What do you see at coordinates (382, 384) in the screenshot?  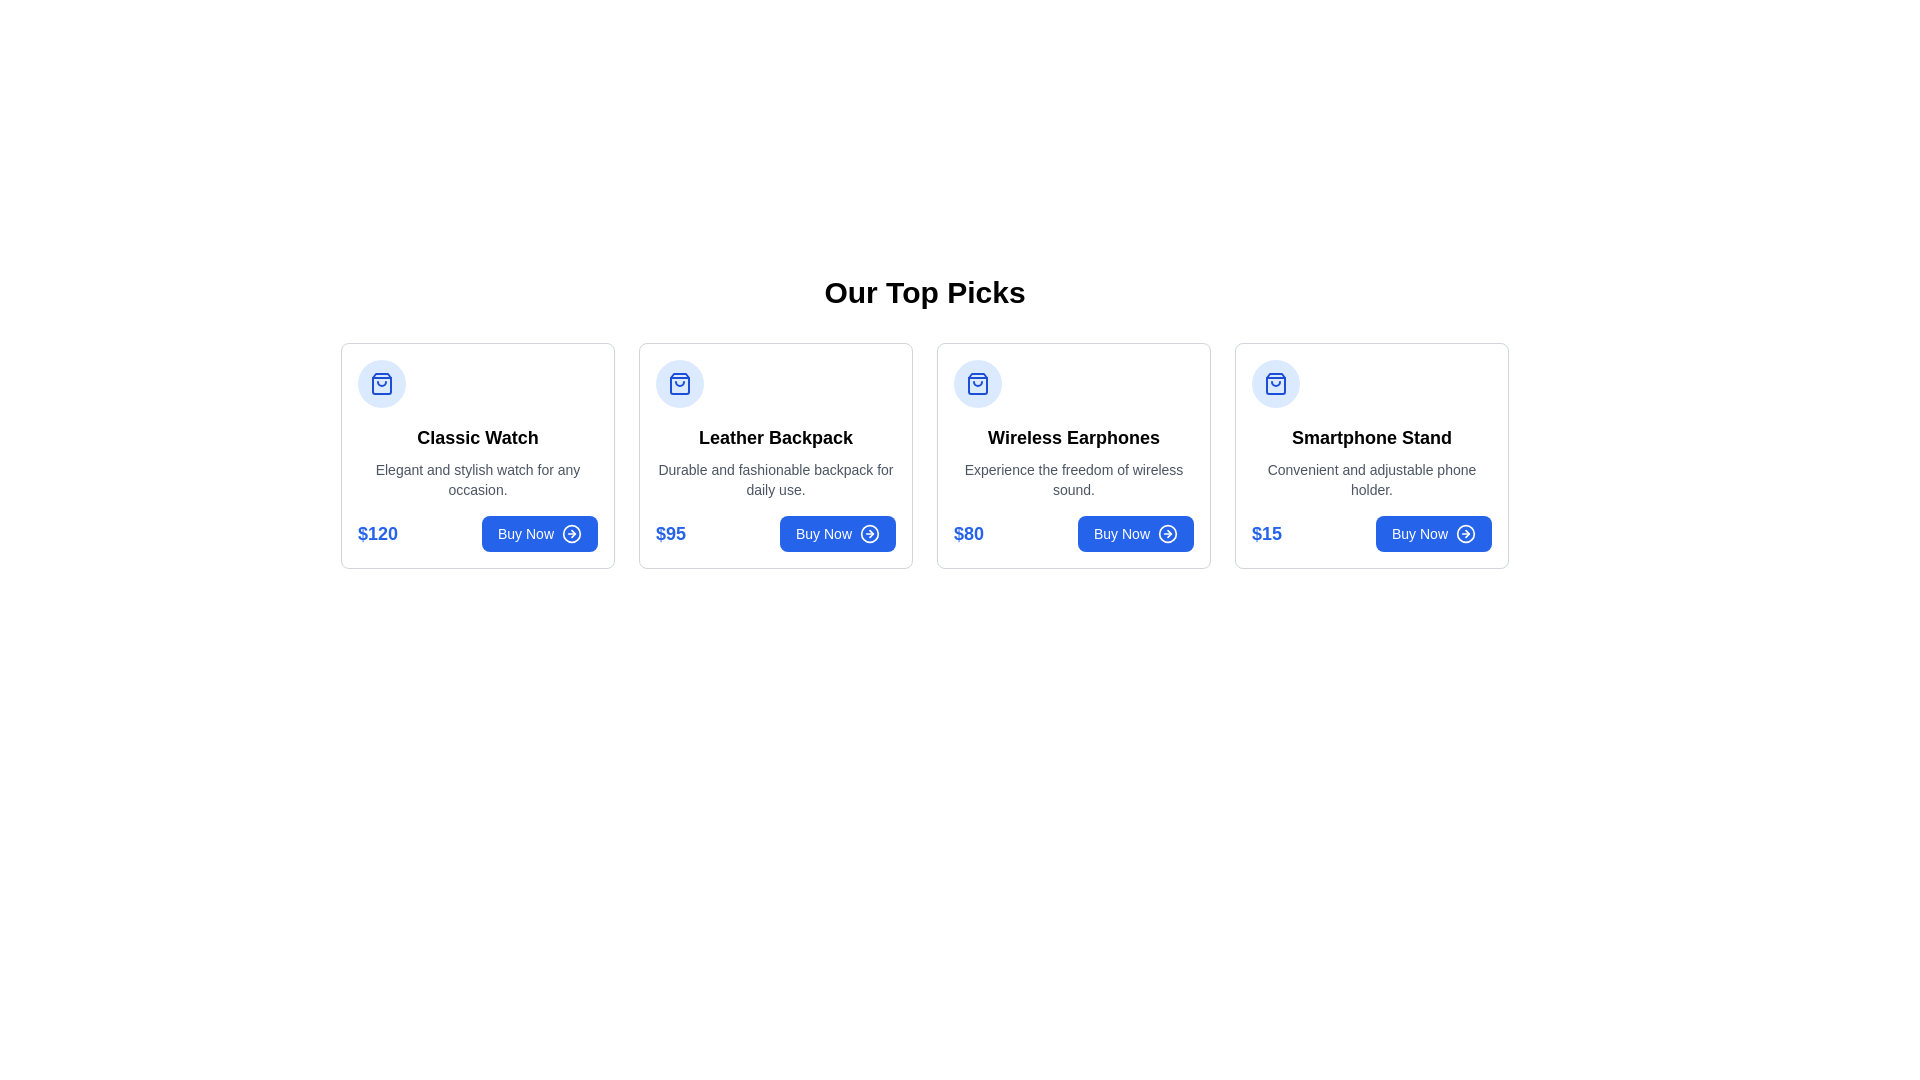 I see `the shopping bag icon located at the top-left corner inside the first card of the product list, above the item description for 'Classic Watch'` at bounding box center [382, 384].